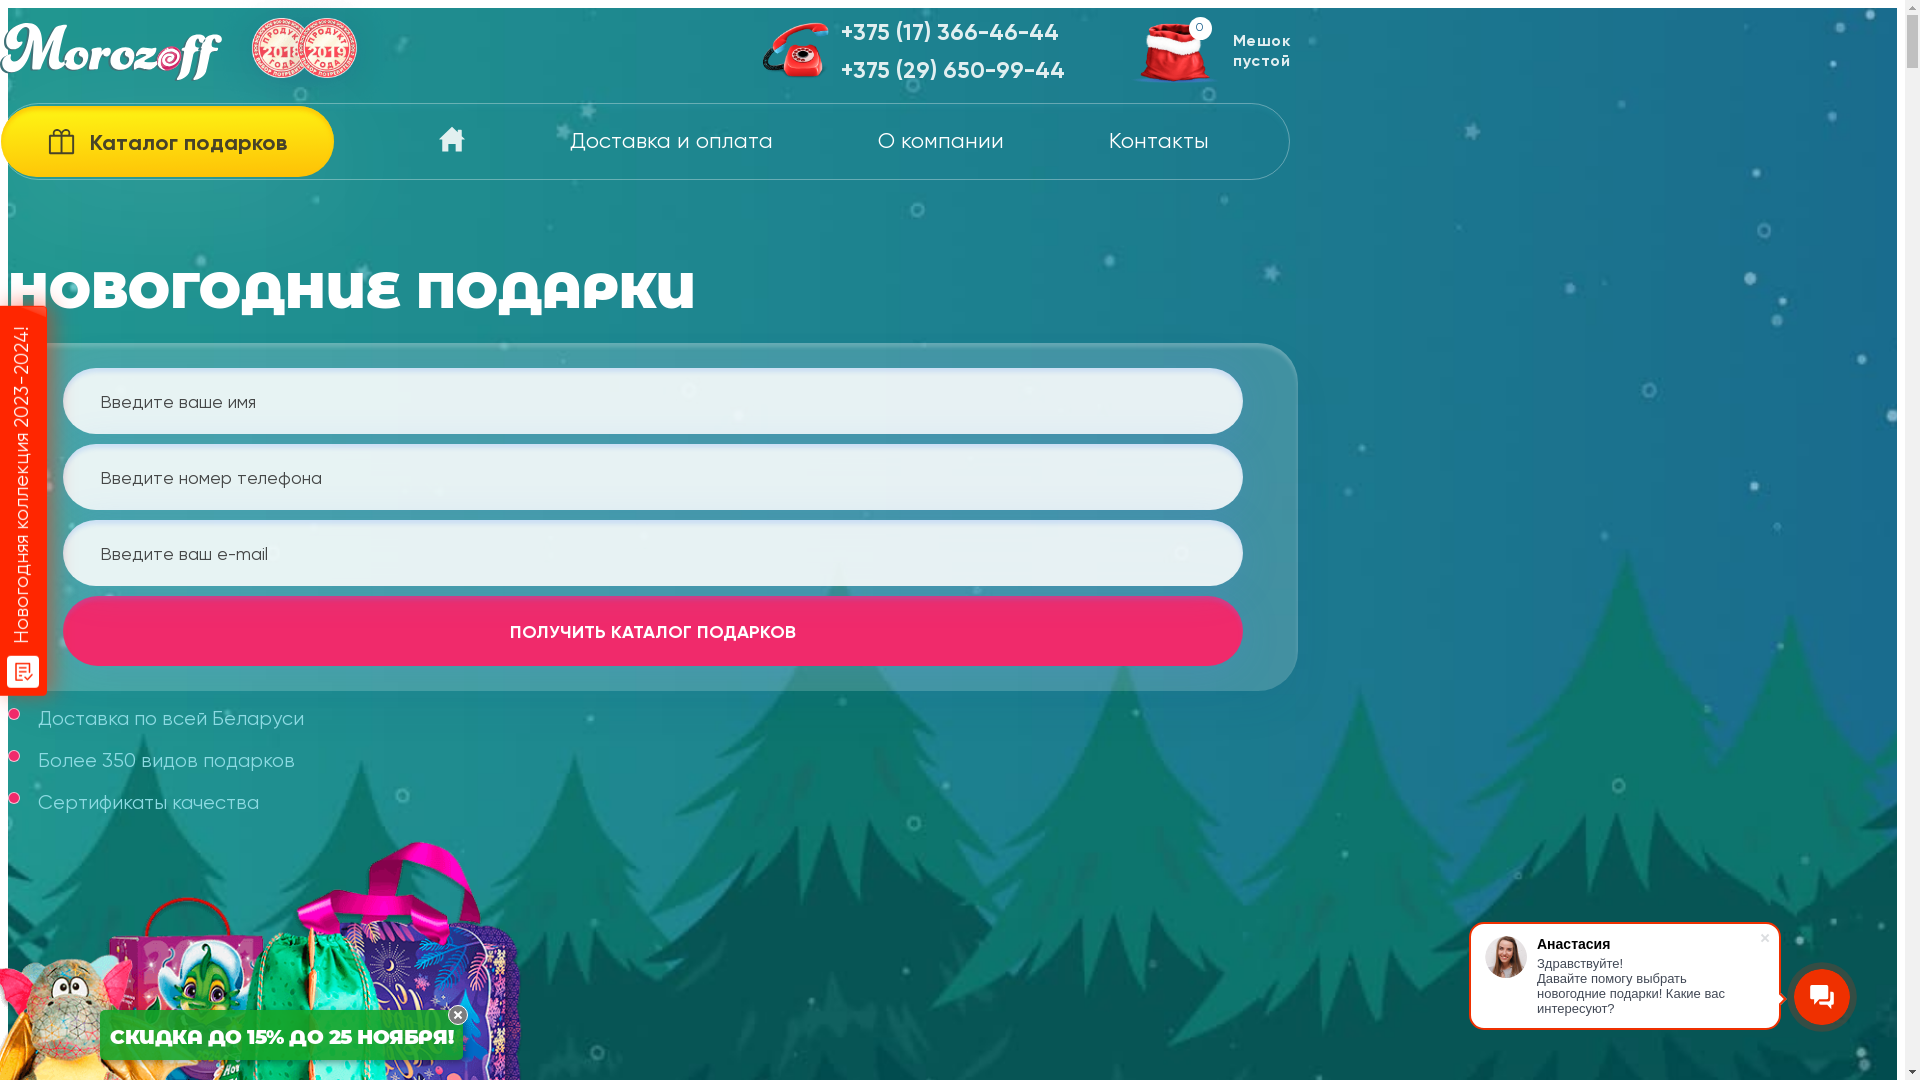  What do you see at coordinates (952, 70) in the screenshot?
I see `'+375 (29) 650-99-44'` at bounding box center [952, 70].